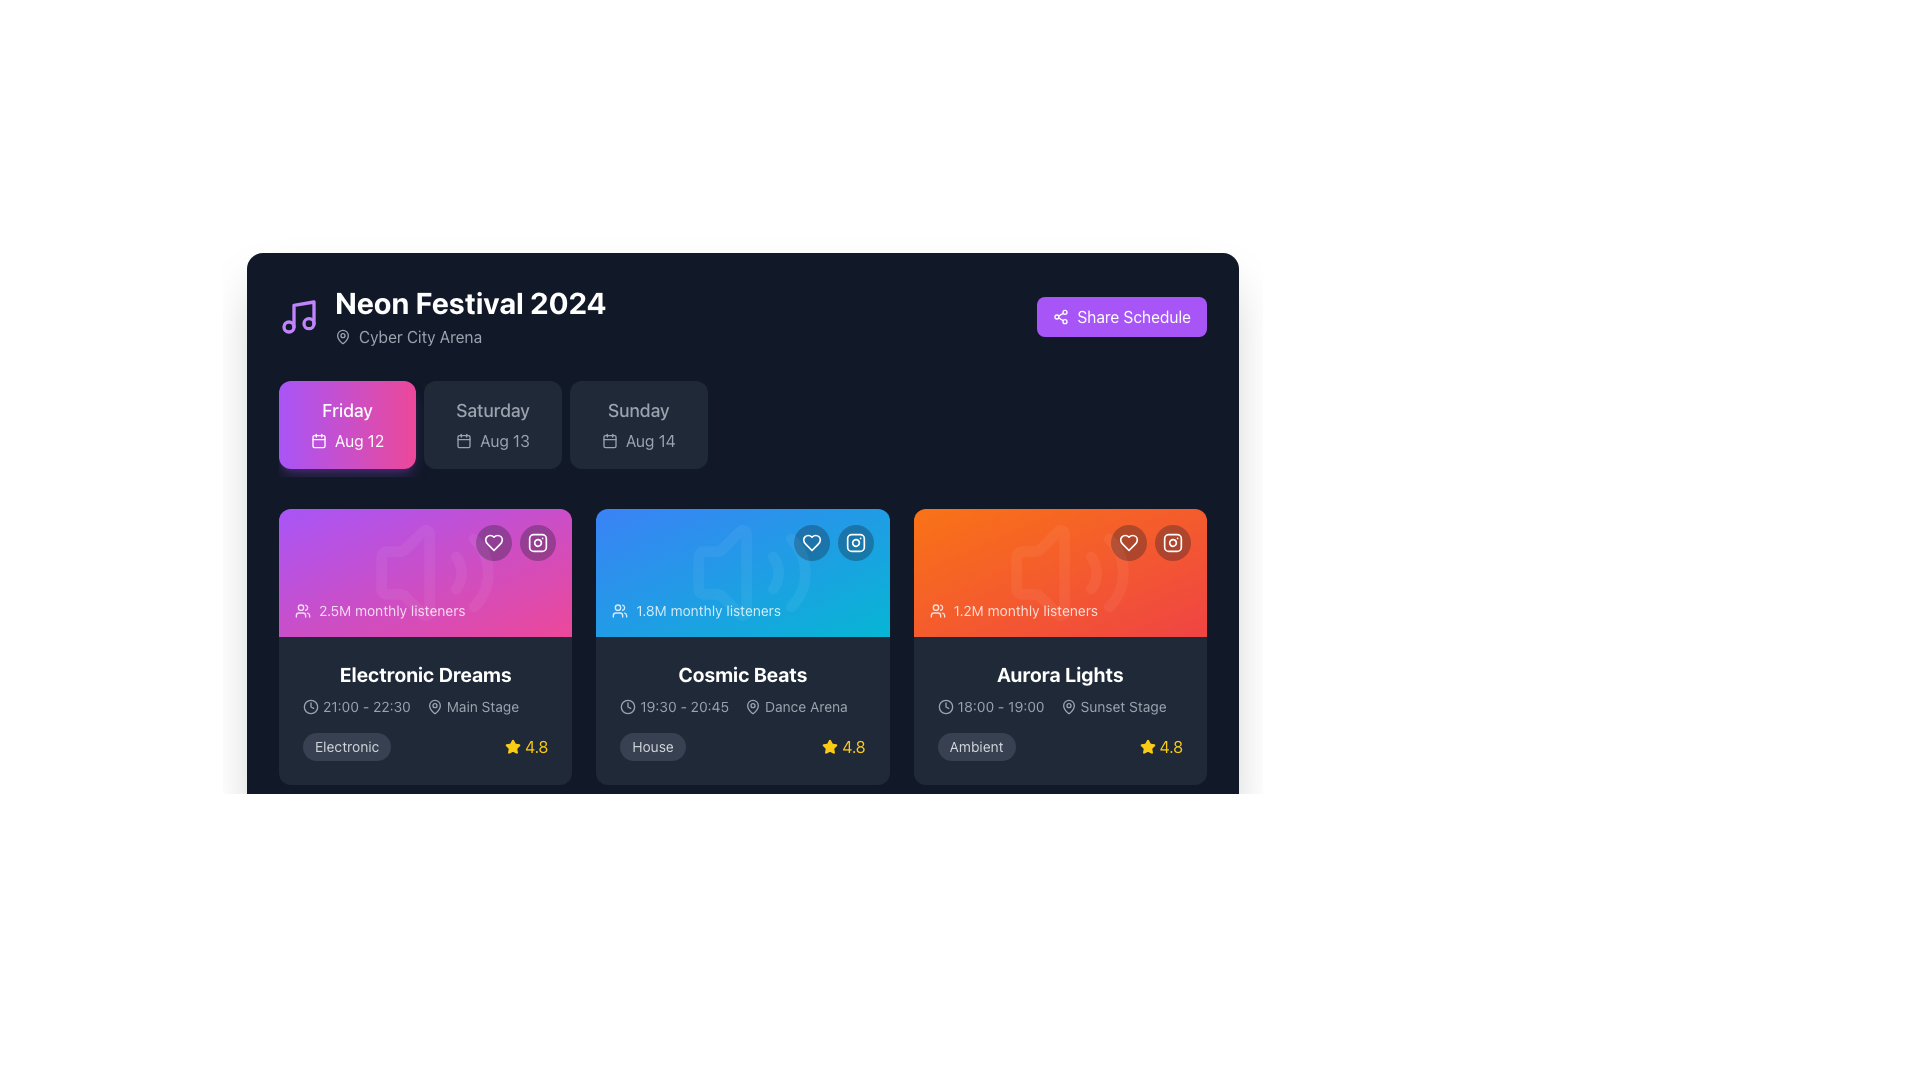  What do you see at coordinates (1128, 543) in the screenshot?
I see `the 'like' button located in the top-right corner of the 'Aurora Lights' event card` at bounding box center [1128, 543].